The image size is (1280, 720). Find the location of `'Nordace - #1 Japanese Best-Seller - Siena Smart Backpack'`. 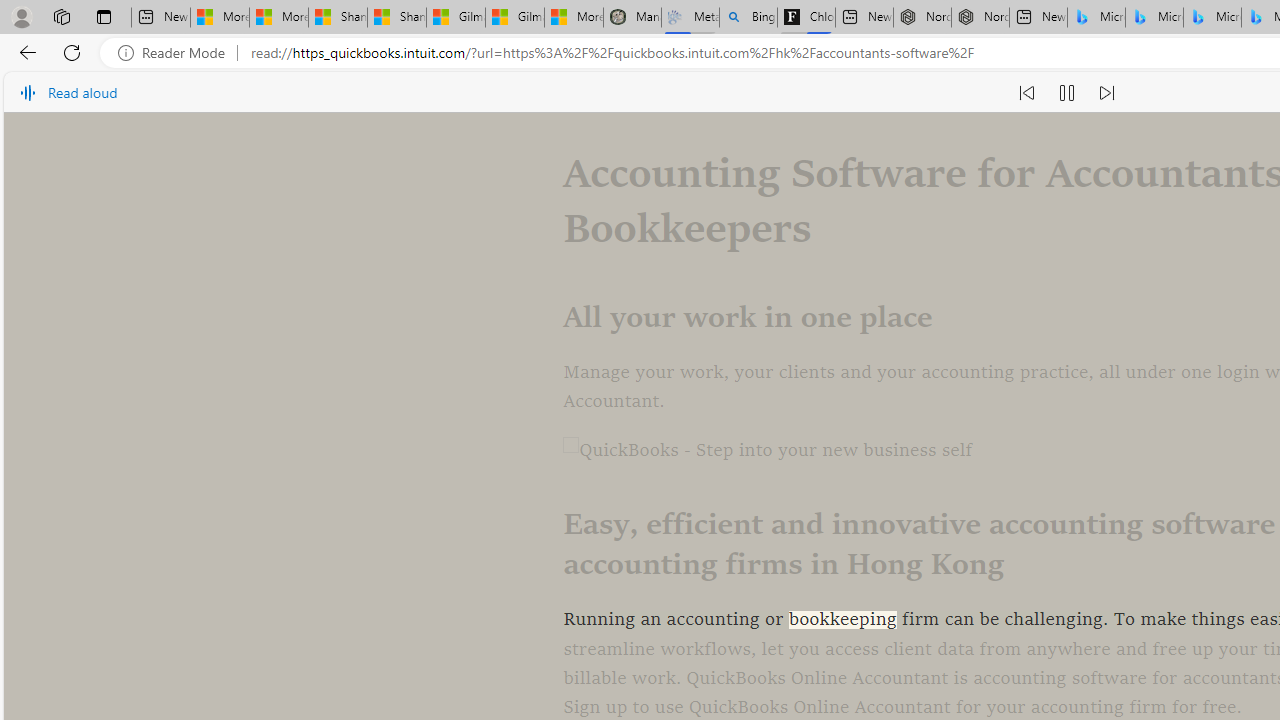

'Nordace - #1 Japanese Best-Seller - Siena Smart Backpack' is located at coordinates (980, 17).